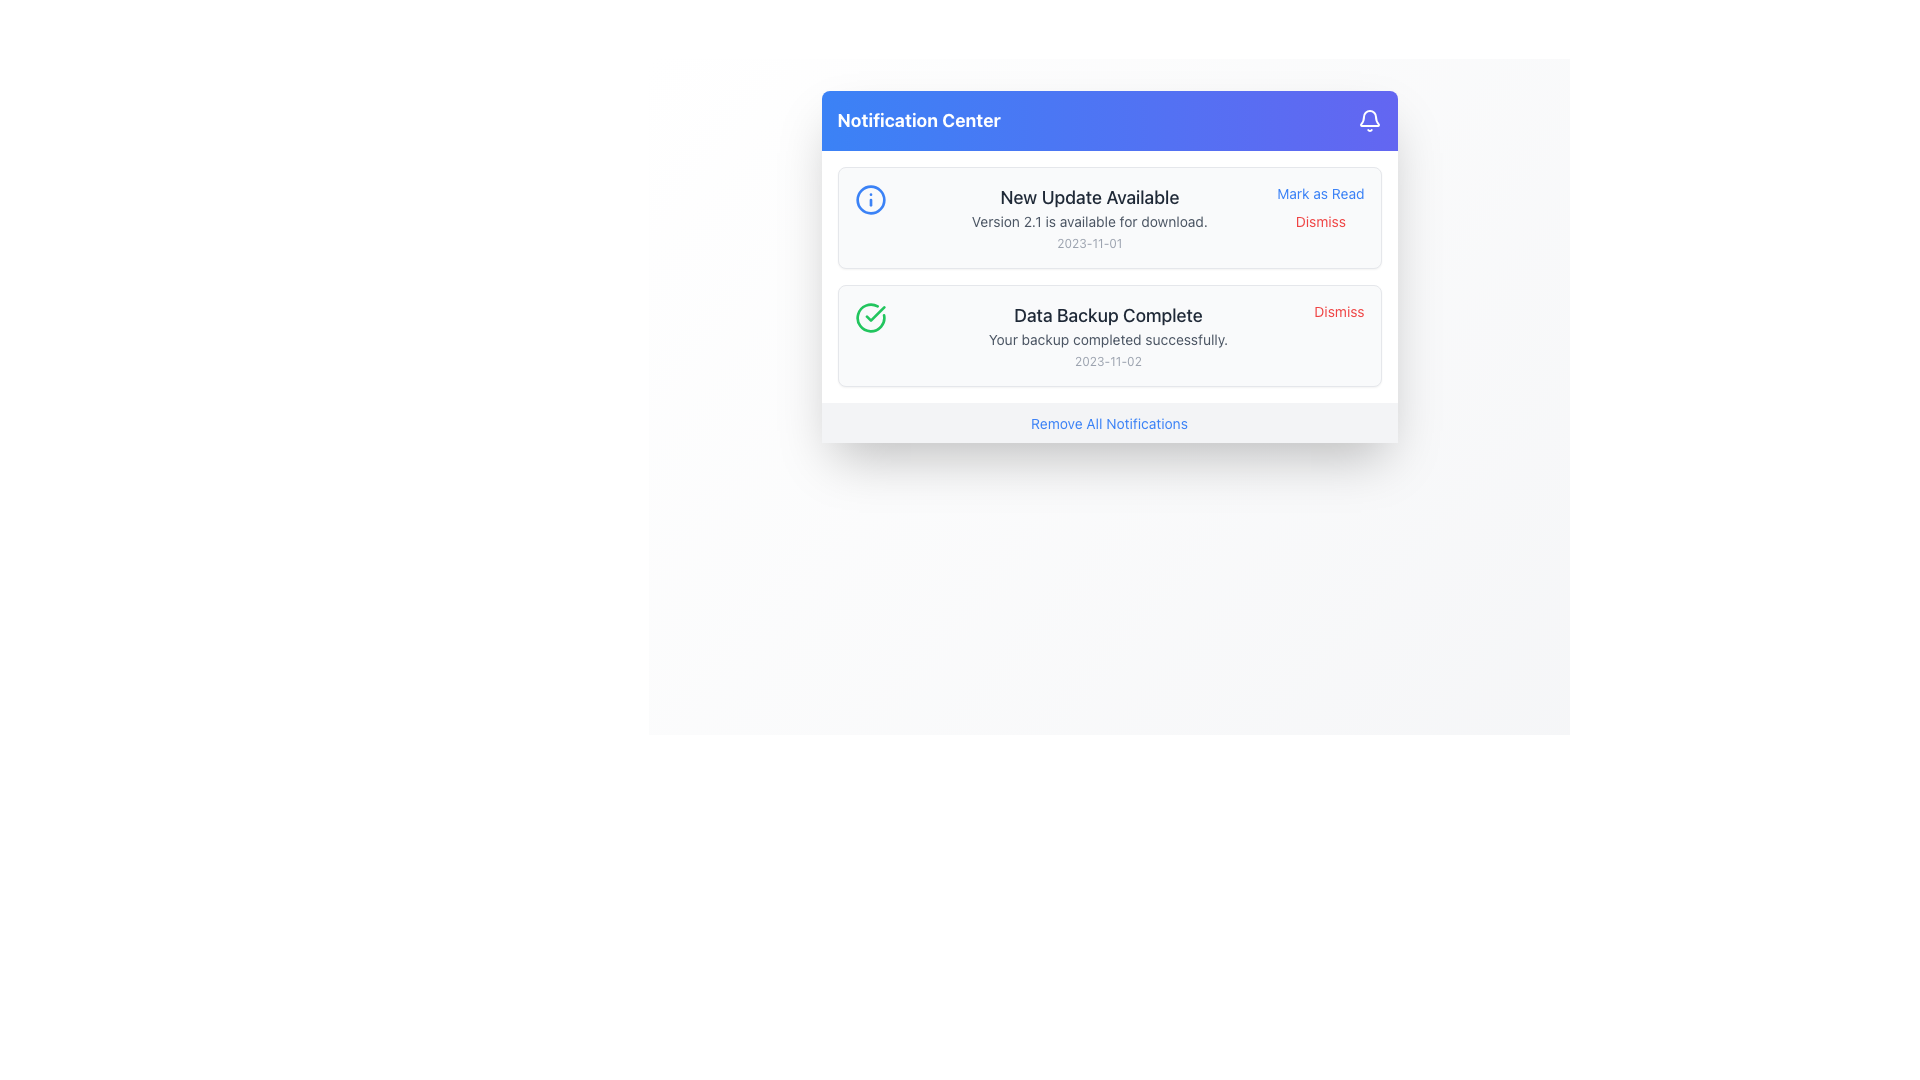  What do you see at coordinates (1108, 218) in the screenshot?
I see `the first notification card in the Notification Center to focus on it, which informs the user about the availability of version 2.1 for download` at bounding box center [1108, 218].